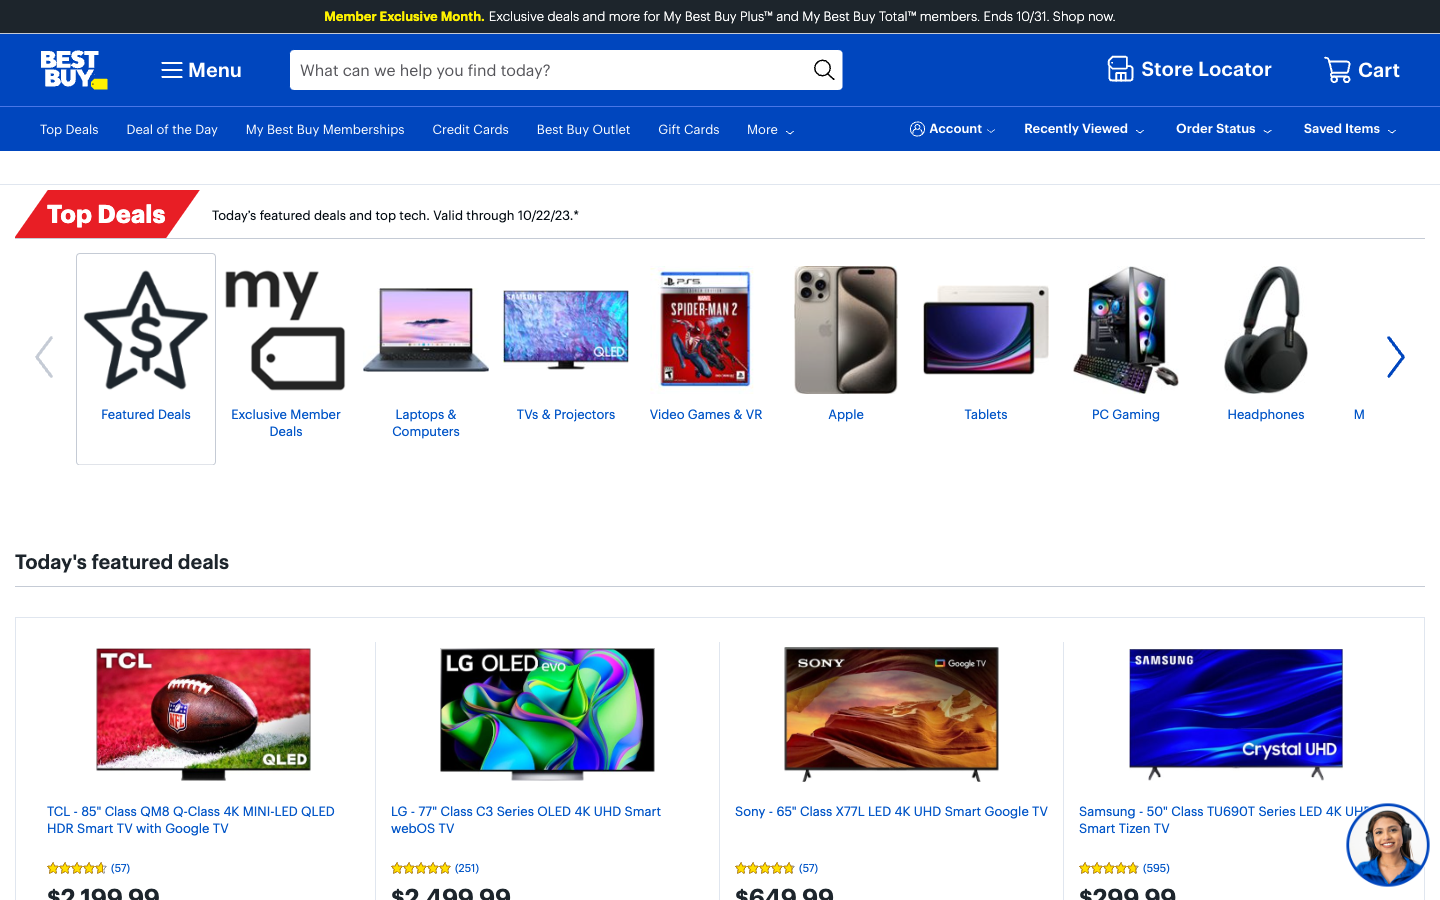 The image size is (1440, 900). What do you see at coordinates (203, 713) in the screenshot?
I see `Go to the Today"s featured deals area and click on the top deal` at bounding box center [203, 713].